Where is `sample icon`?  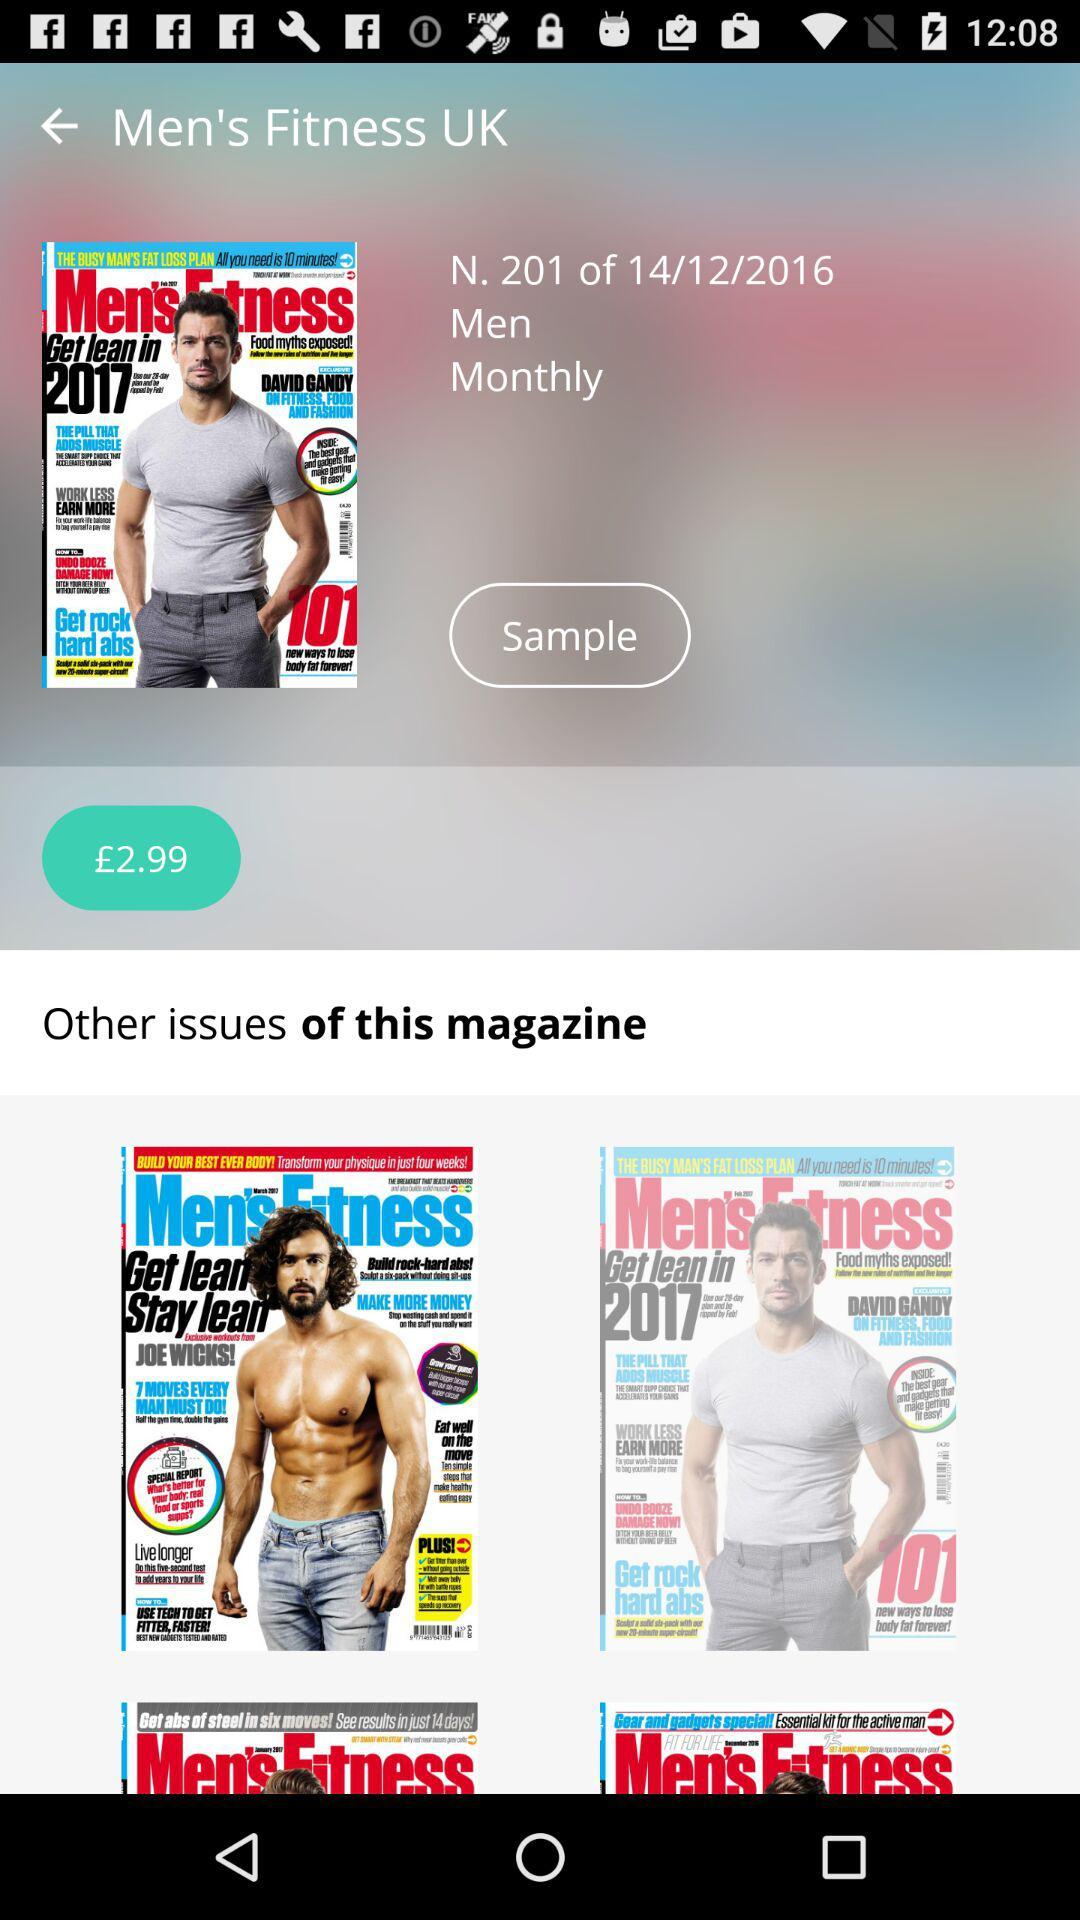
sample icon is located at coordinates (570, 634).